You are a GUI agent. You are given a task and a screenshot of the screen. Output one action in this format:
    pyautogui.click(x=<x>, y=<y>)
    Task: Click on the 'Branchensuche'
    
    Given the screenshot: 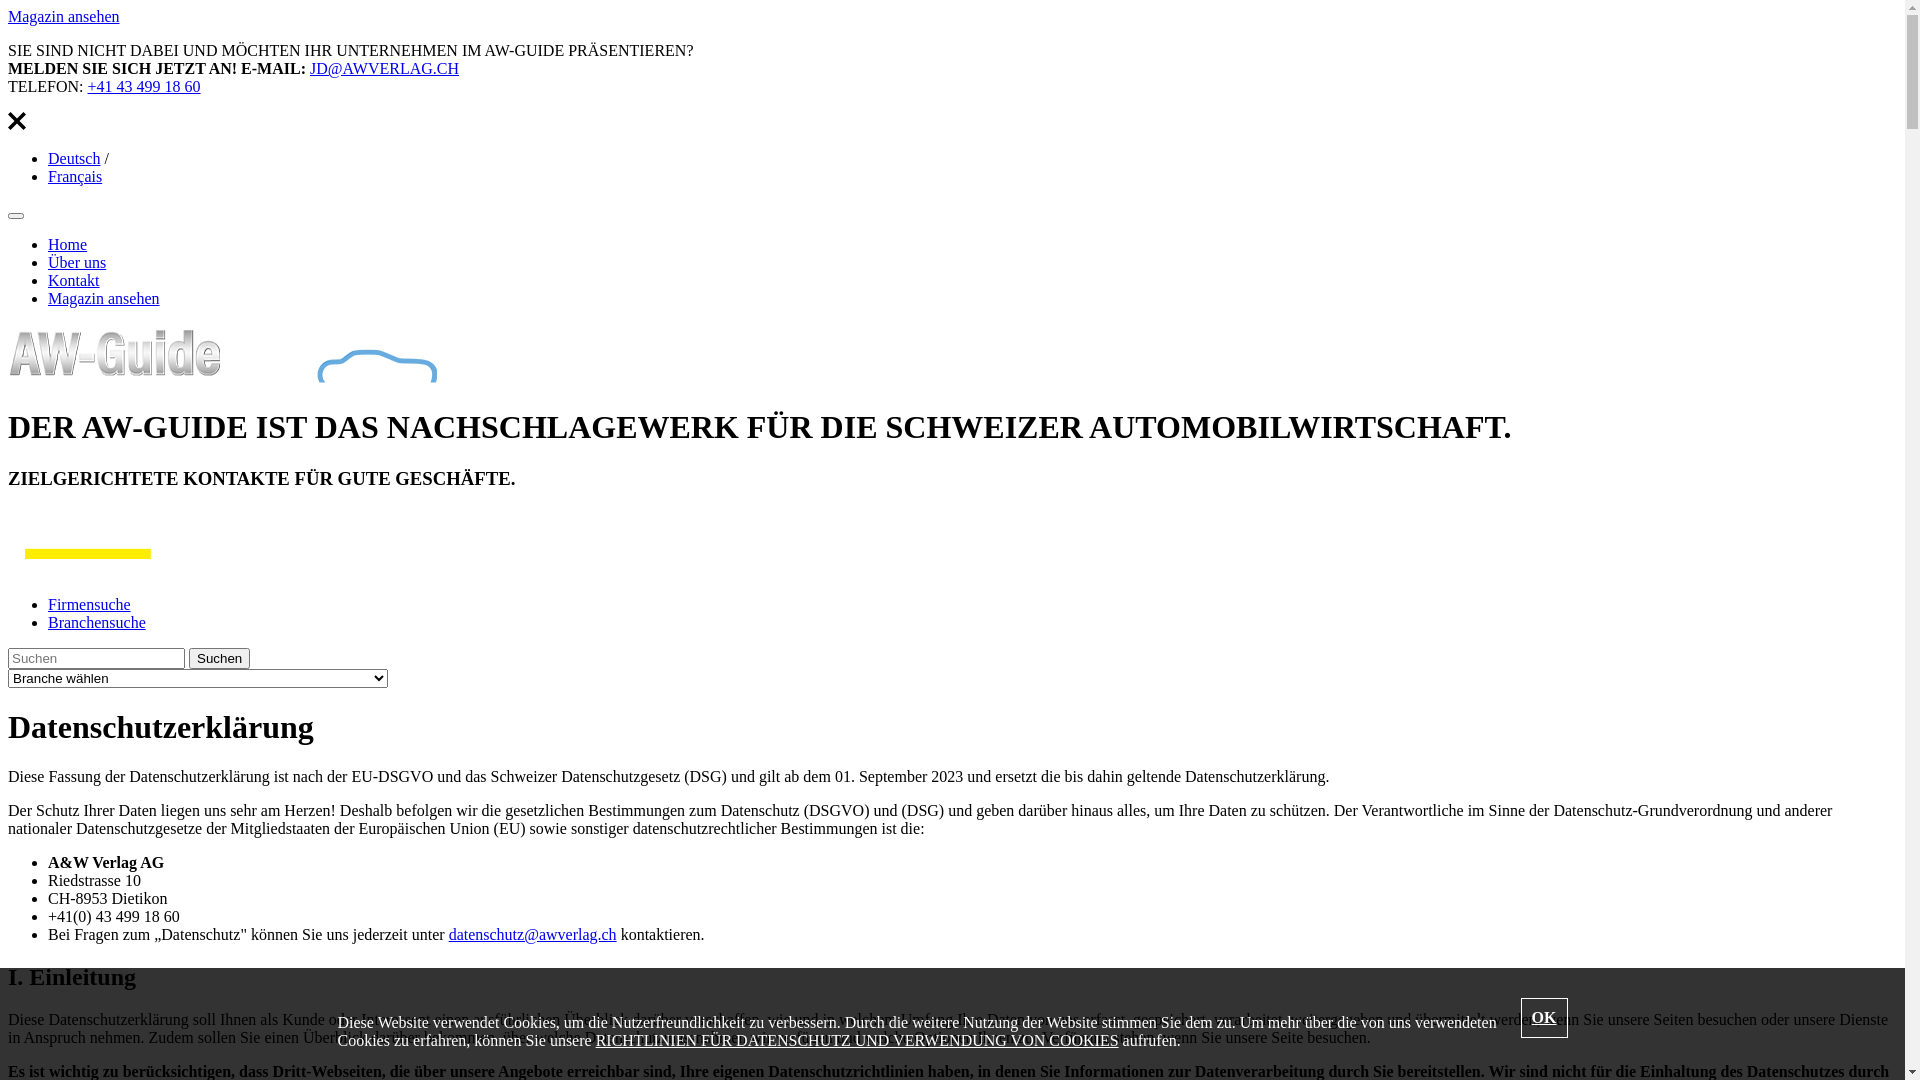 What is the action you would take?
    pyautogui.click(x=95, y=621)
    